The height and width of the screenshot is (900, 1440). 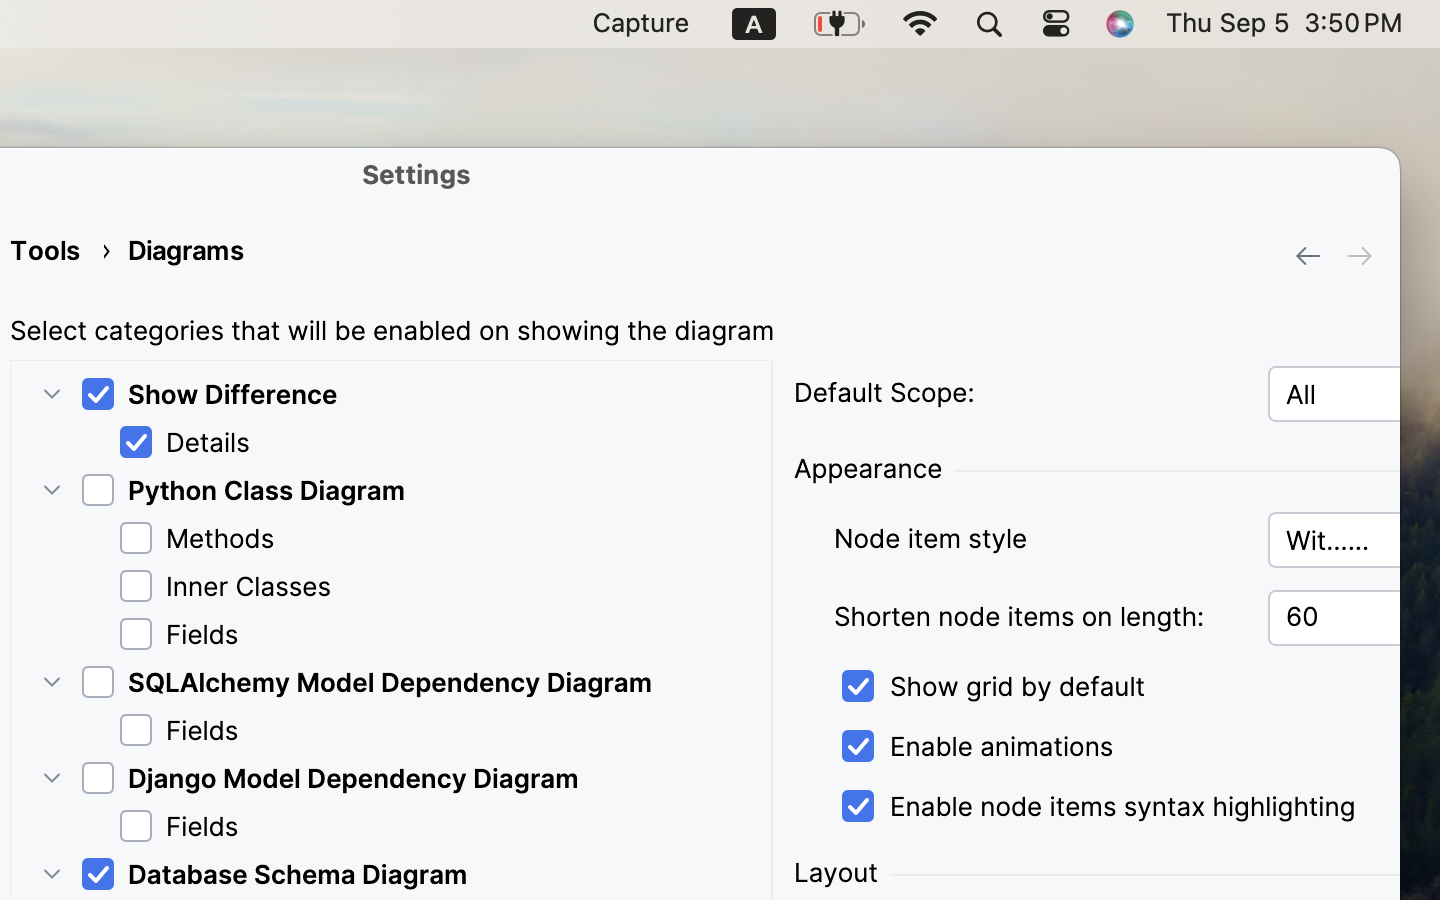 What do you see at coordinates (390, 330) in the screenshot?
I see `'Select categories that will be enabled on showing the diagram'` at bounding box center [390, 330].